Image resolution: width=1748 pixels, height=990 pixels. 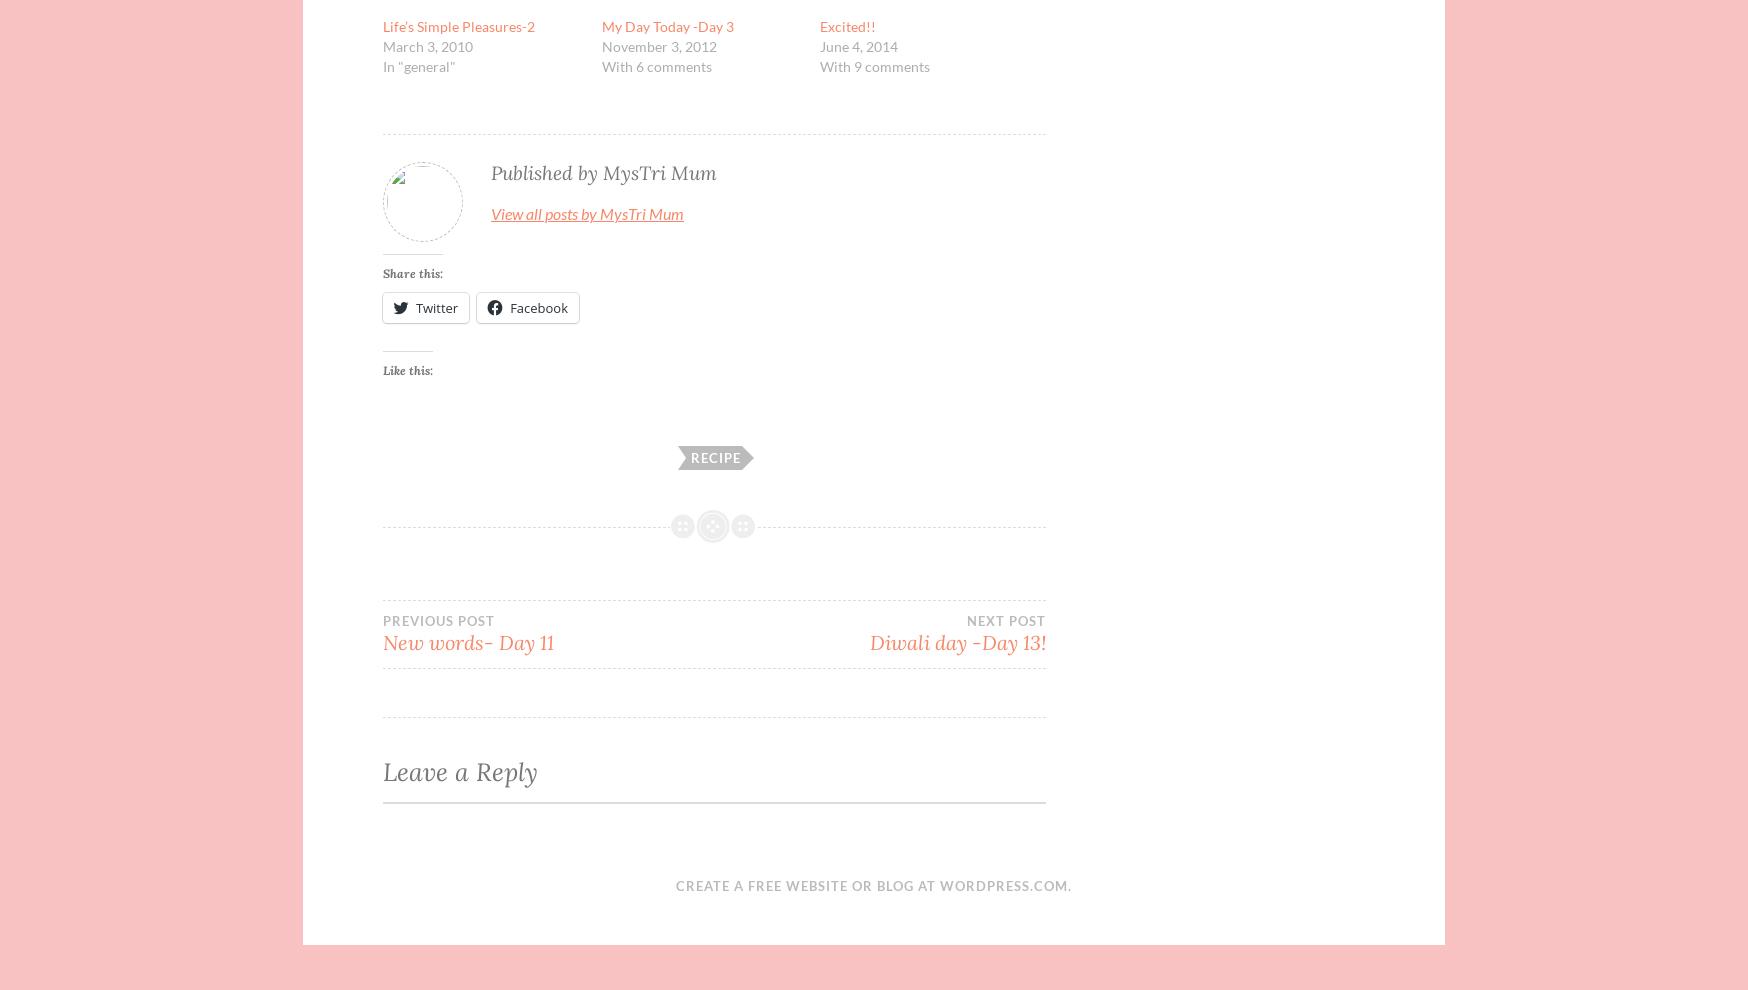 I want to click on 'Share this:', so click(x=382, y=272).